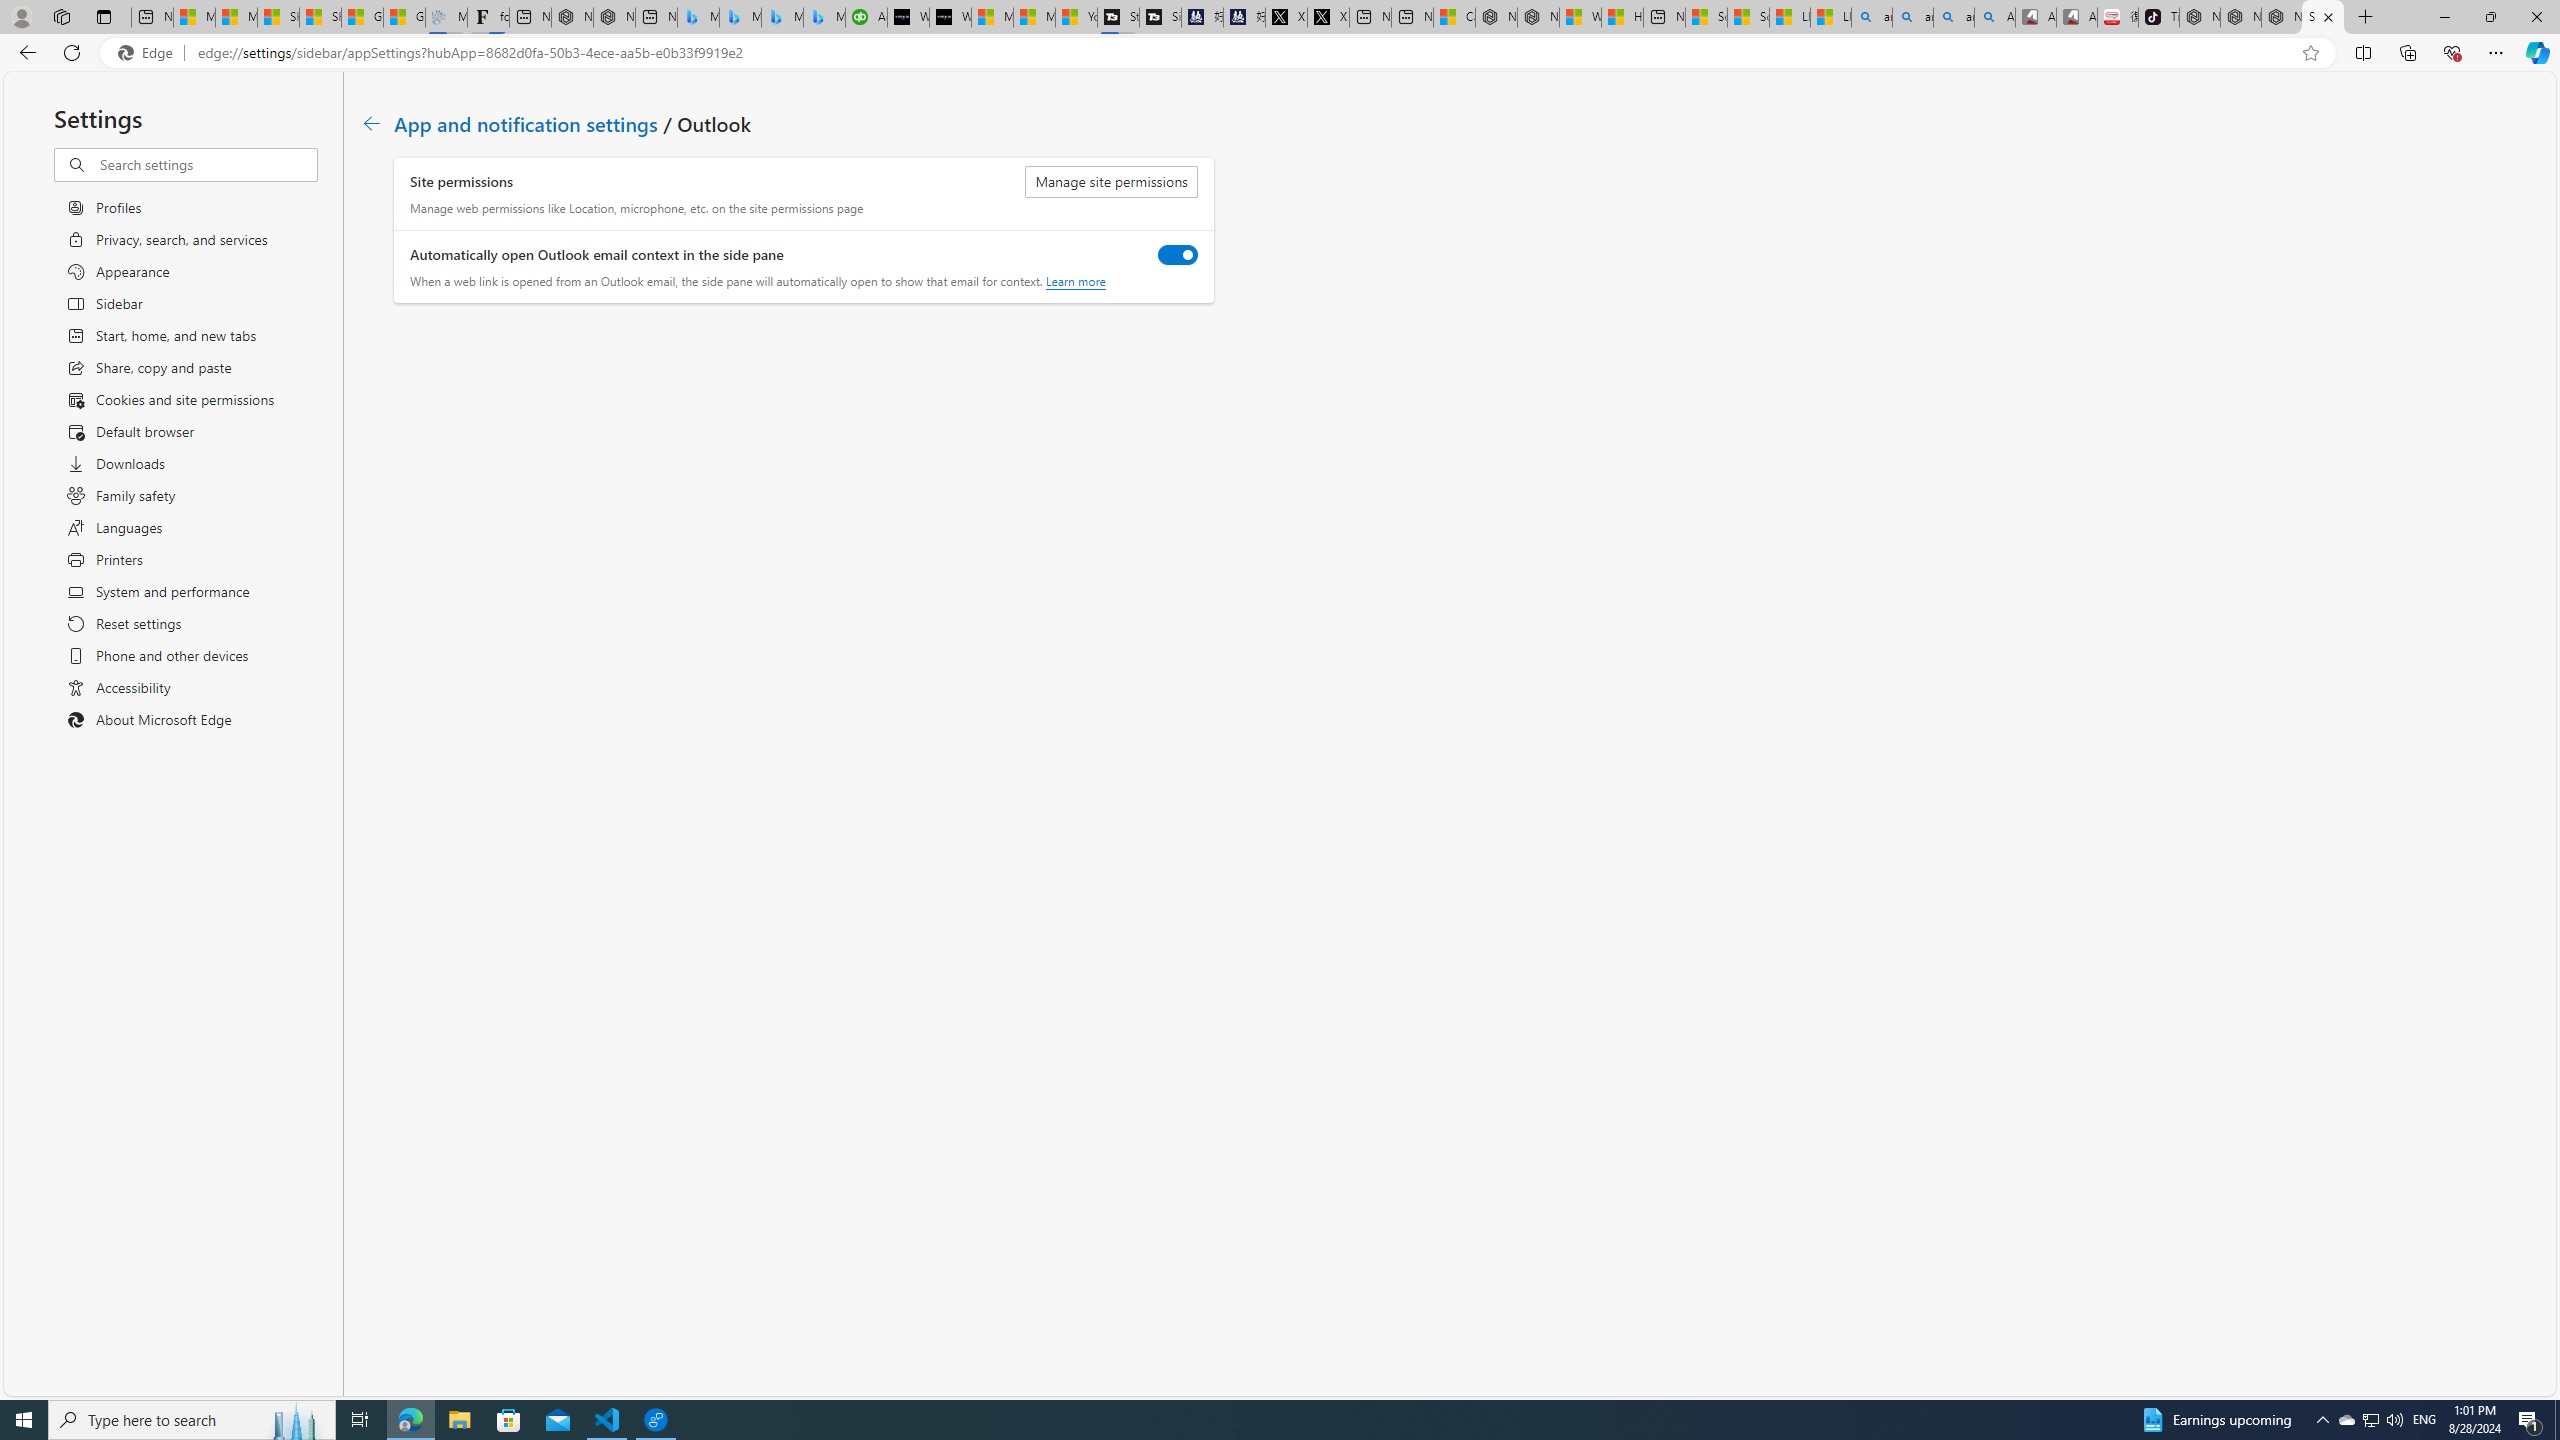 This screenshot has width=2560, height=1440. I want to click on 'Search settings', so click(207, 164).